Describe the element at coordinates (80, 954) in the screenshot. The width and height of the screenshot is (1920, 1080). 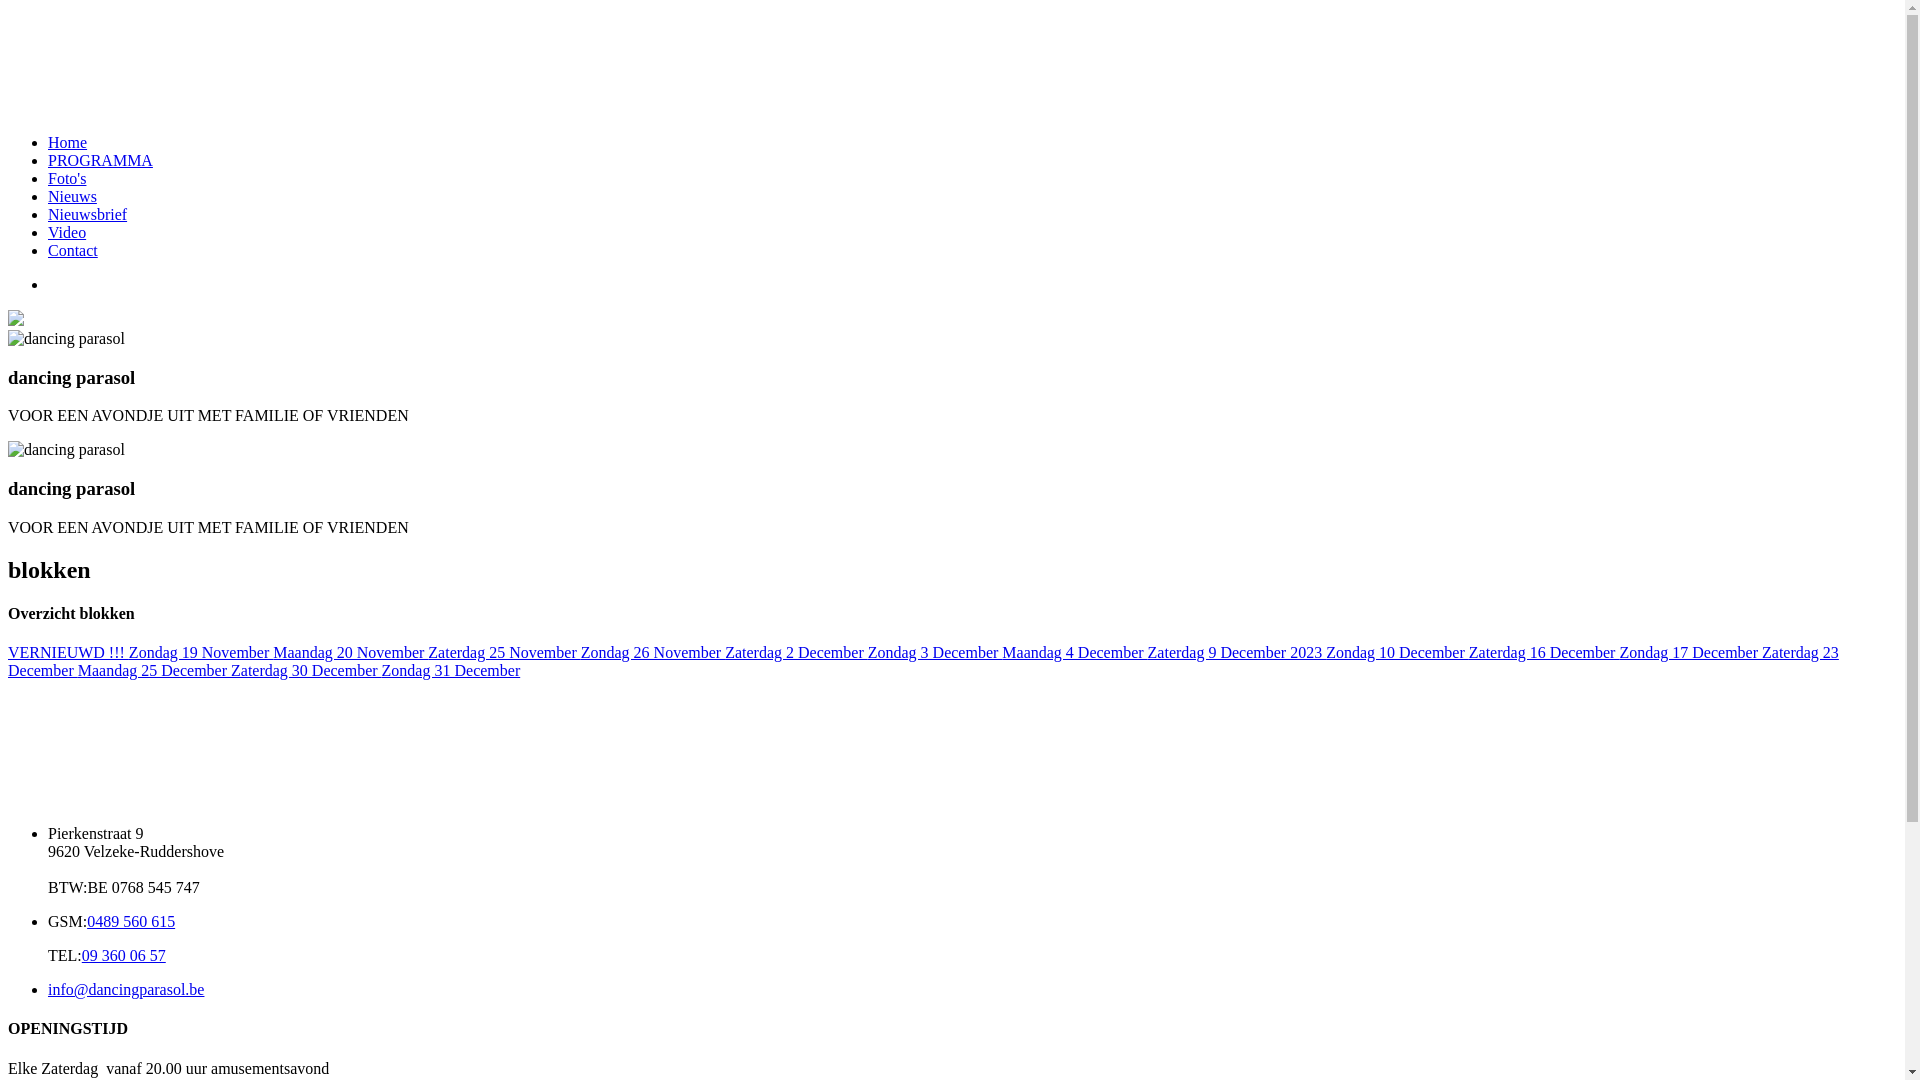
I see `'09 360 06 57'` at that location.